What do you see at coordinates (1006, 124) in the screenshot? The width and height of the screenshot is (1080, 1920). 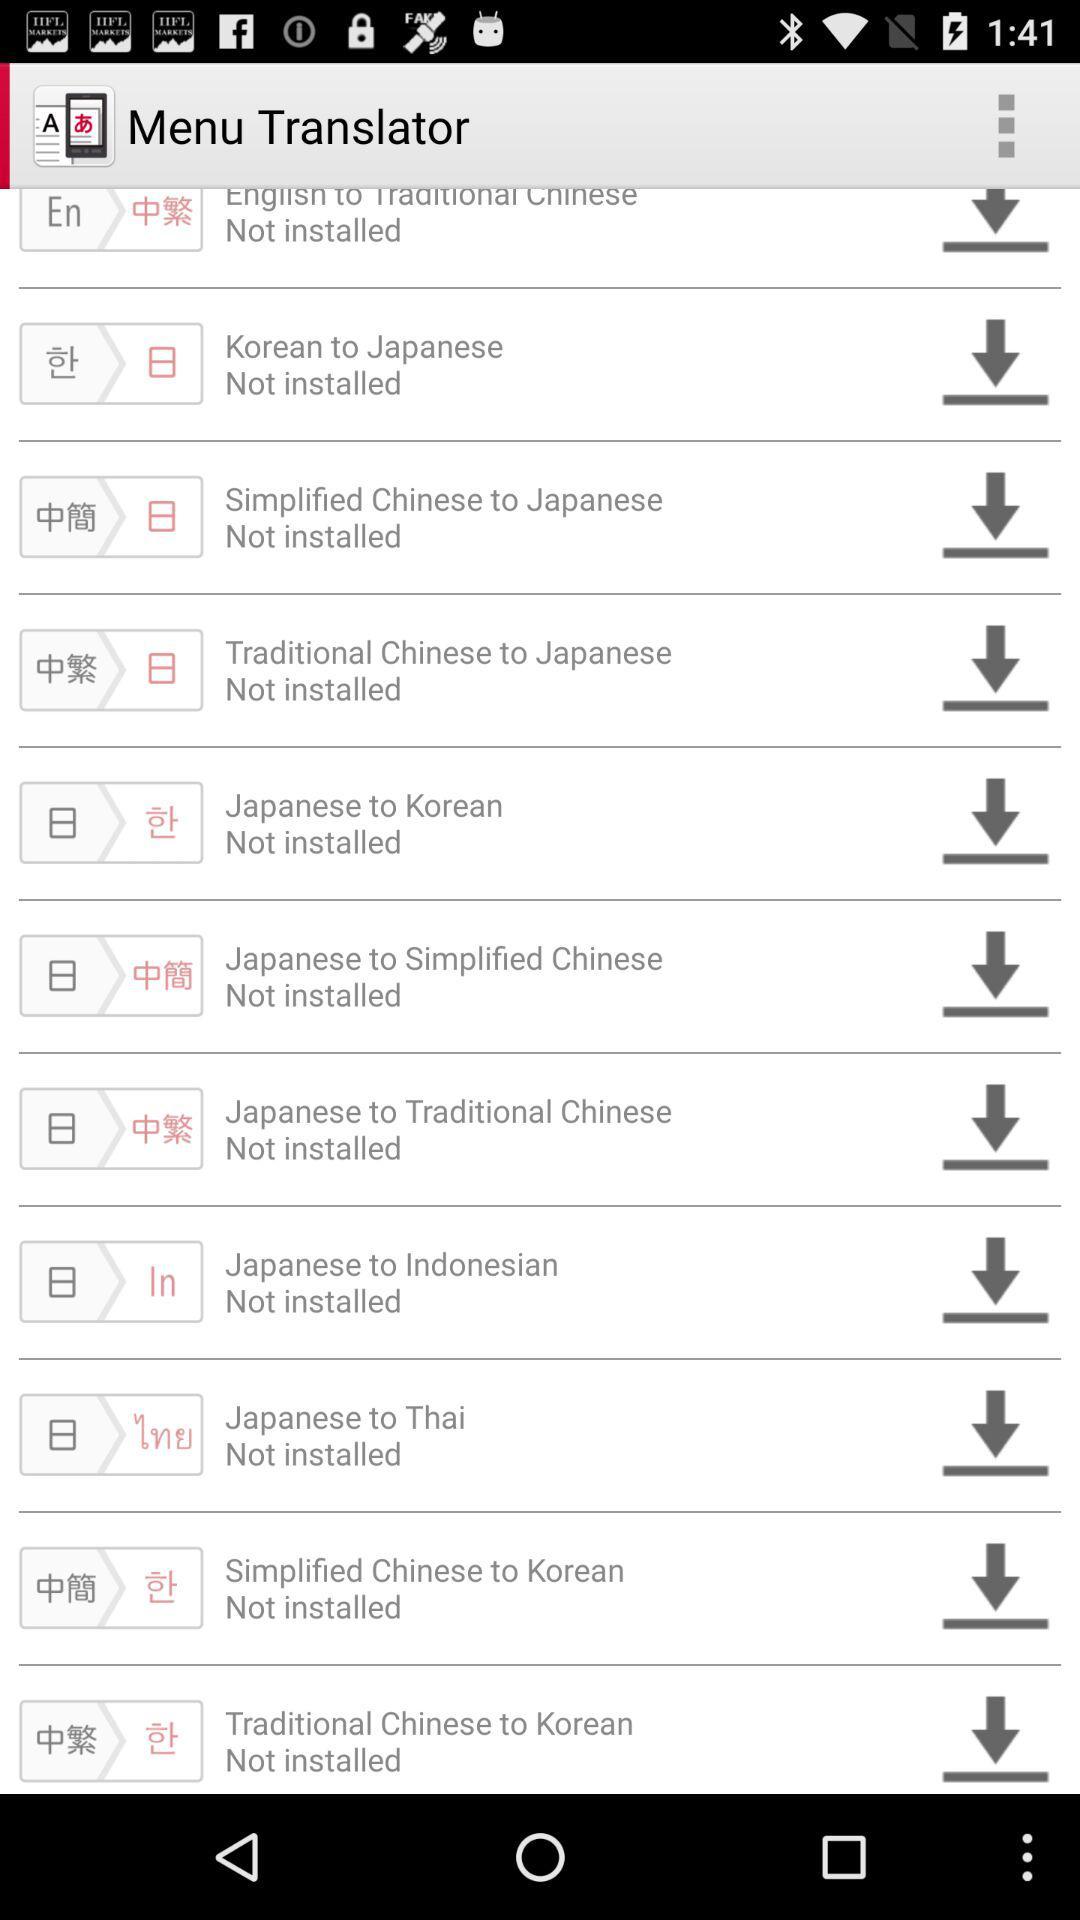 I see `the item next to the english to traditional app` at bounding box center [1006, 124].